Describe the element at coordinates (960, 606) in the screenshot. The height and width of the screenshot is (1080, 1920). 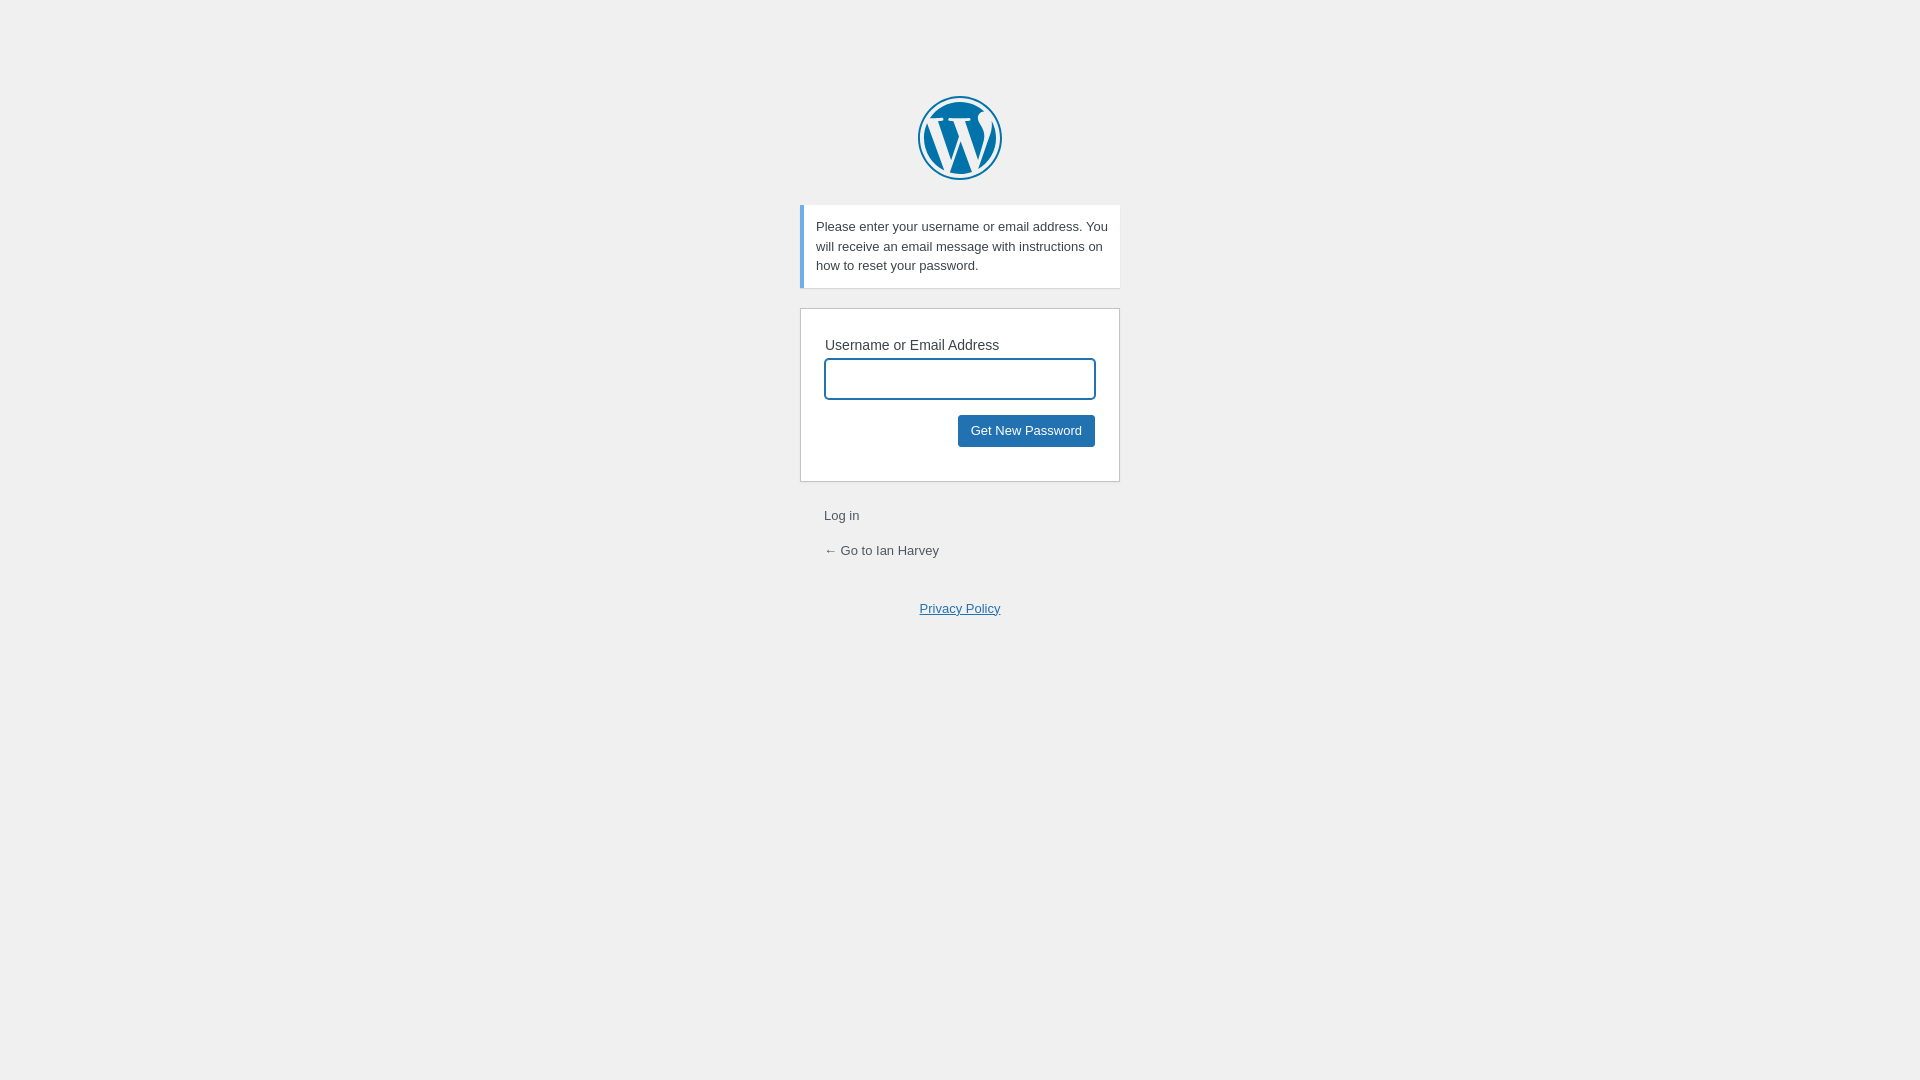
I see `'Privacy Policy'` at that location.